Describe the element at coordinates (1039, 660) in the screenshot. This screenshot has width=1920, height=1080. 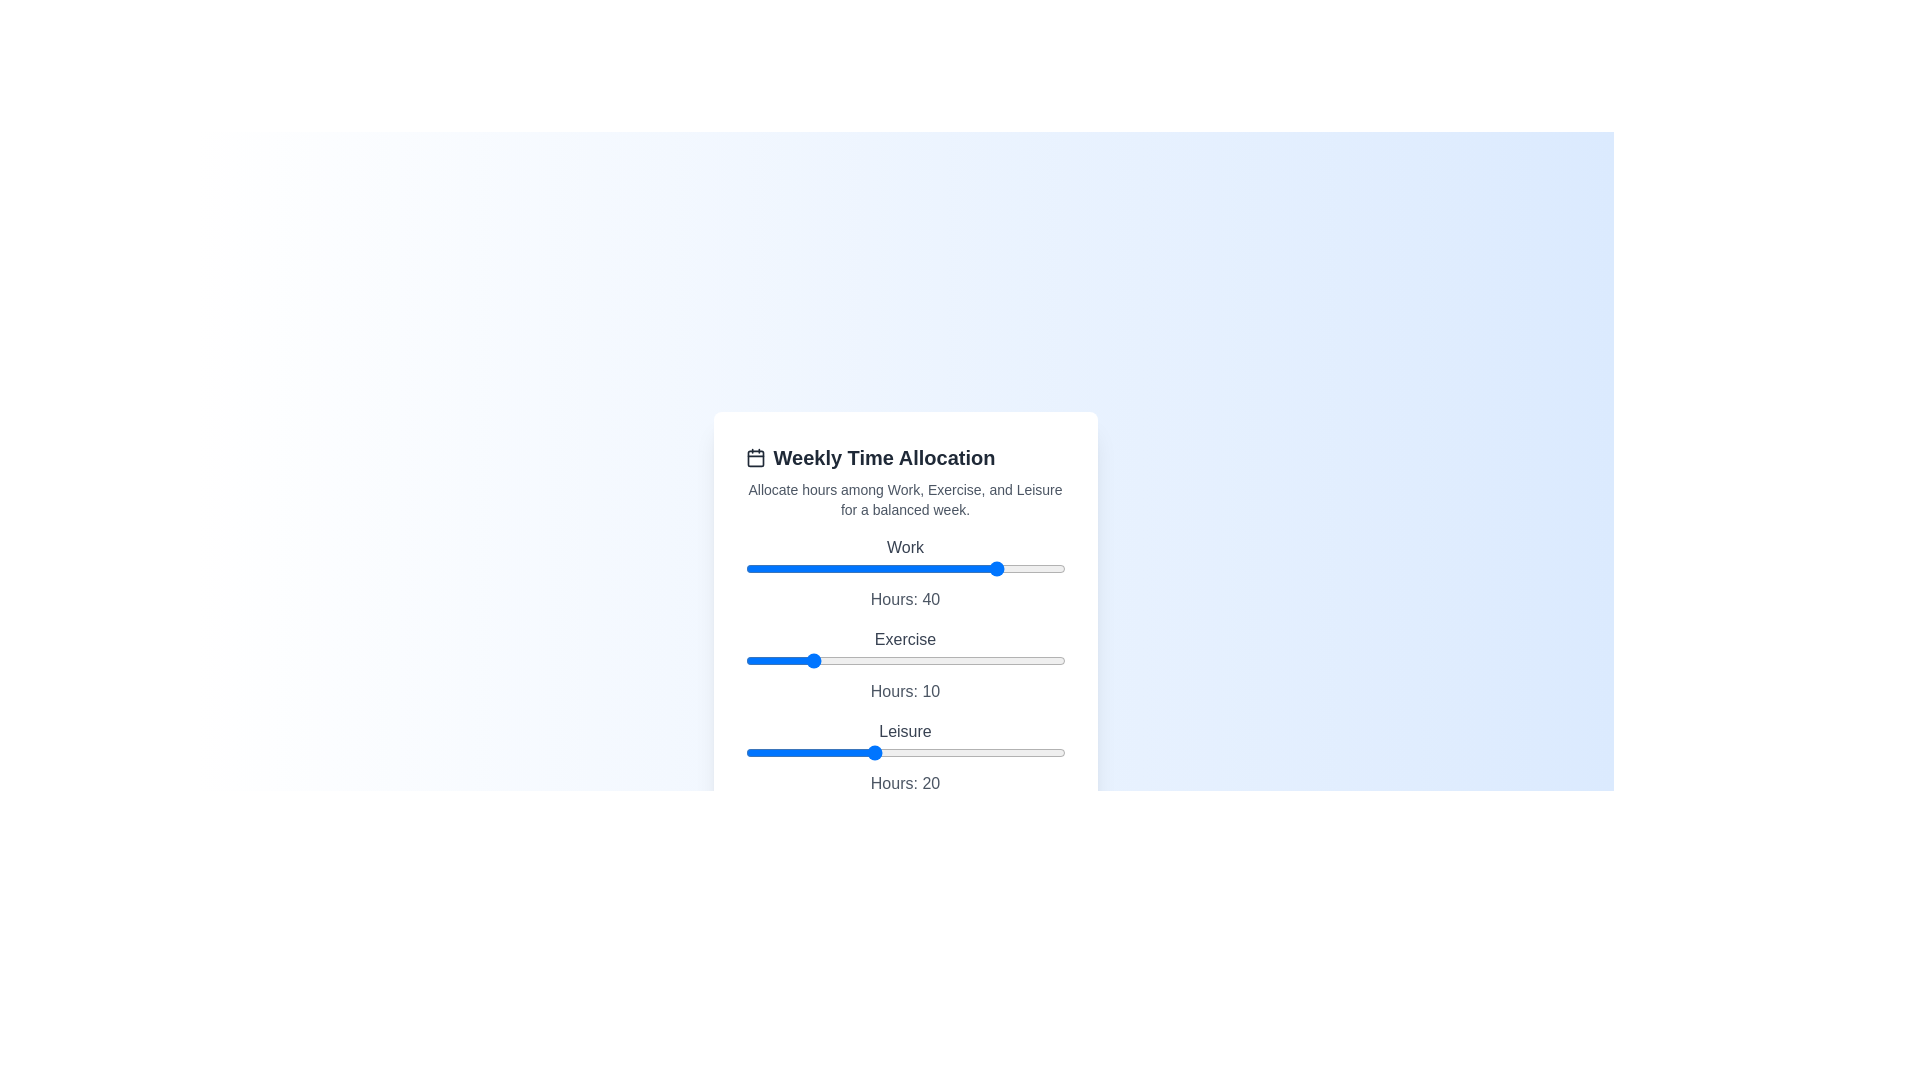
I see `the 'Exercise' slider to 46 hours` at that location.